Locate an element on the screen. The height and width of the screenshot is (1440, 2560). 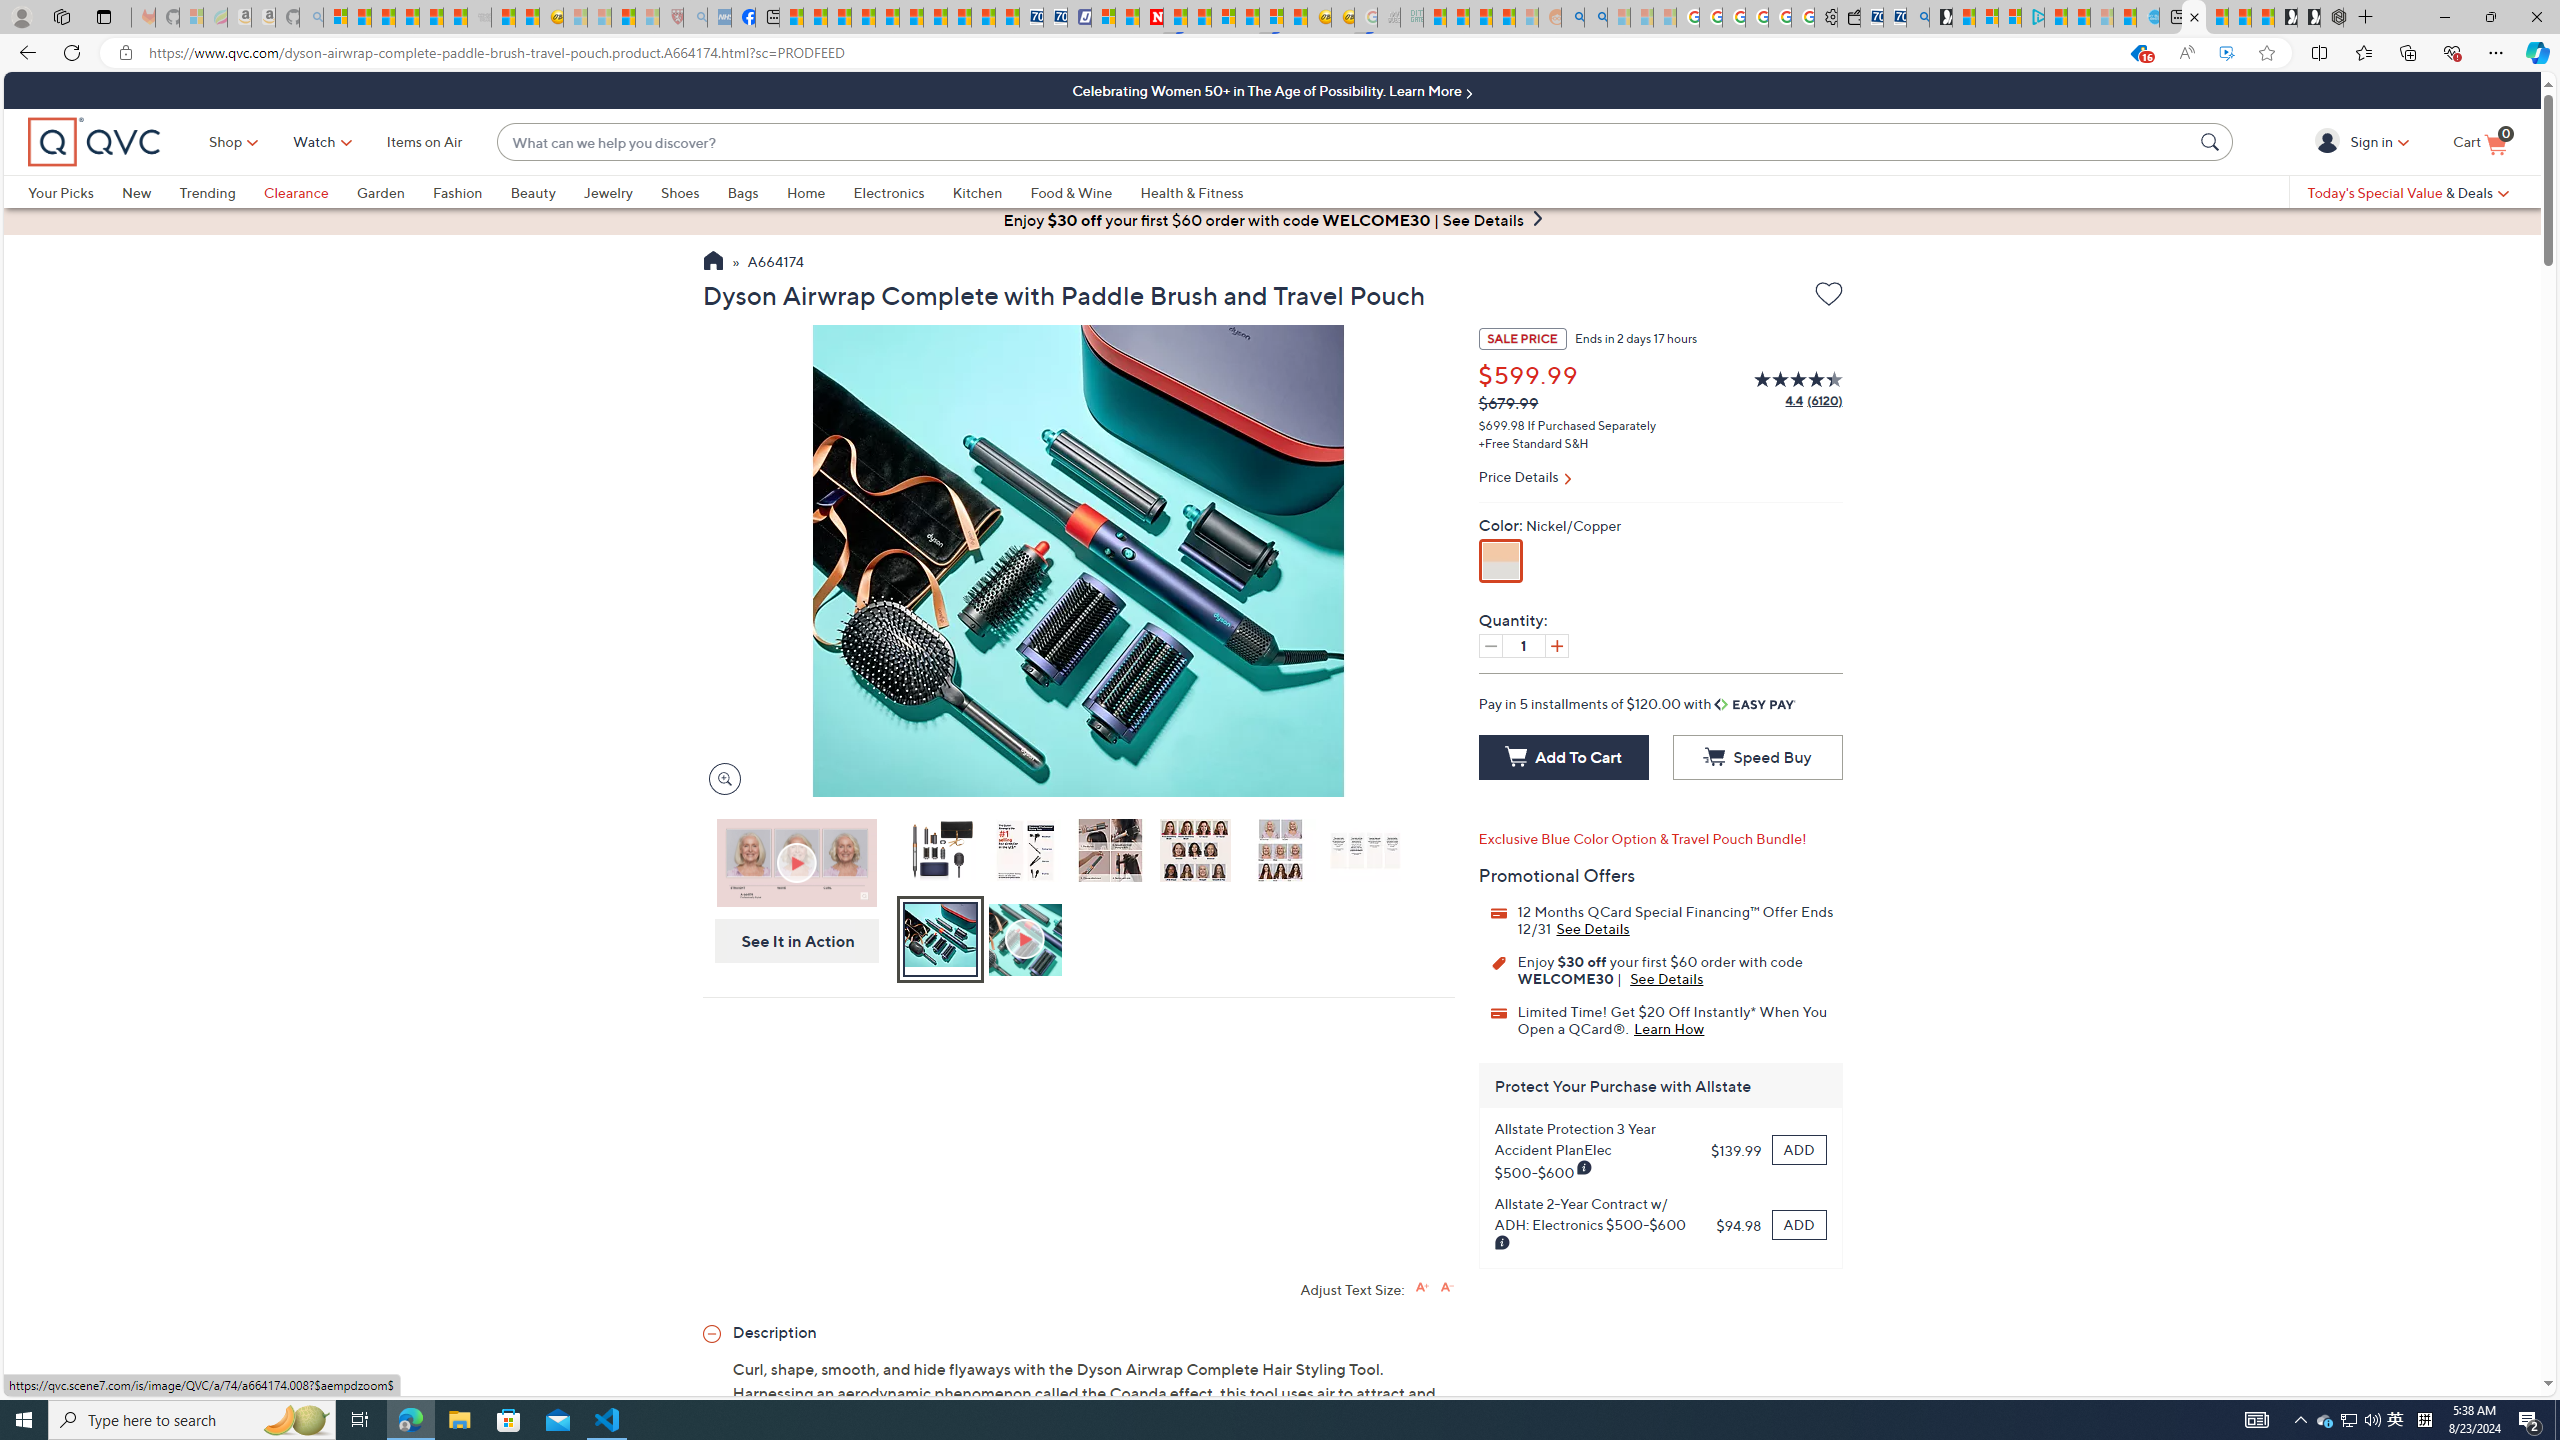
'Cheap Hotels - Save70.com' is located at coordinates (1053, 16).